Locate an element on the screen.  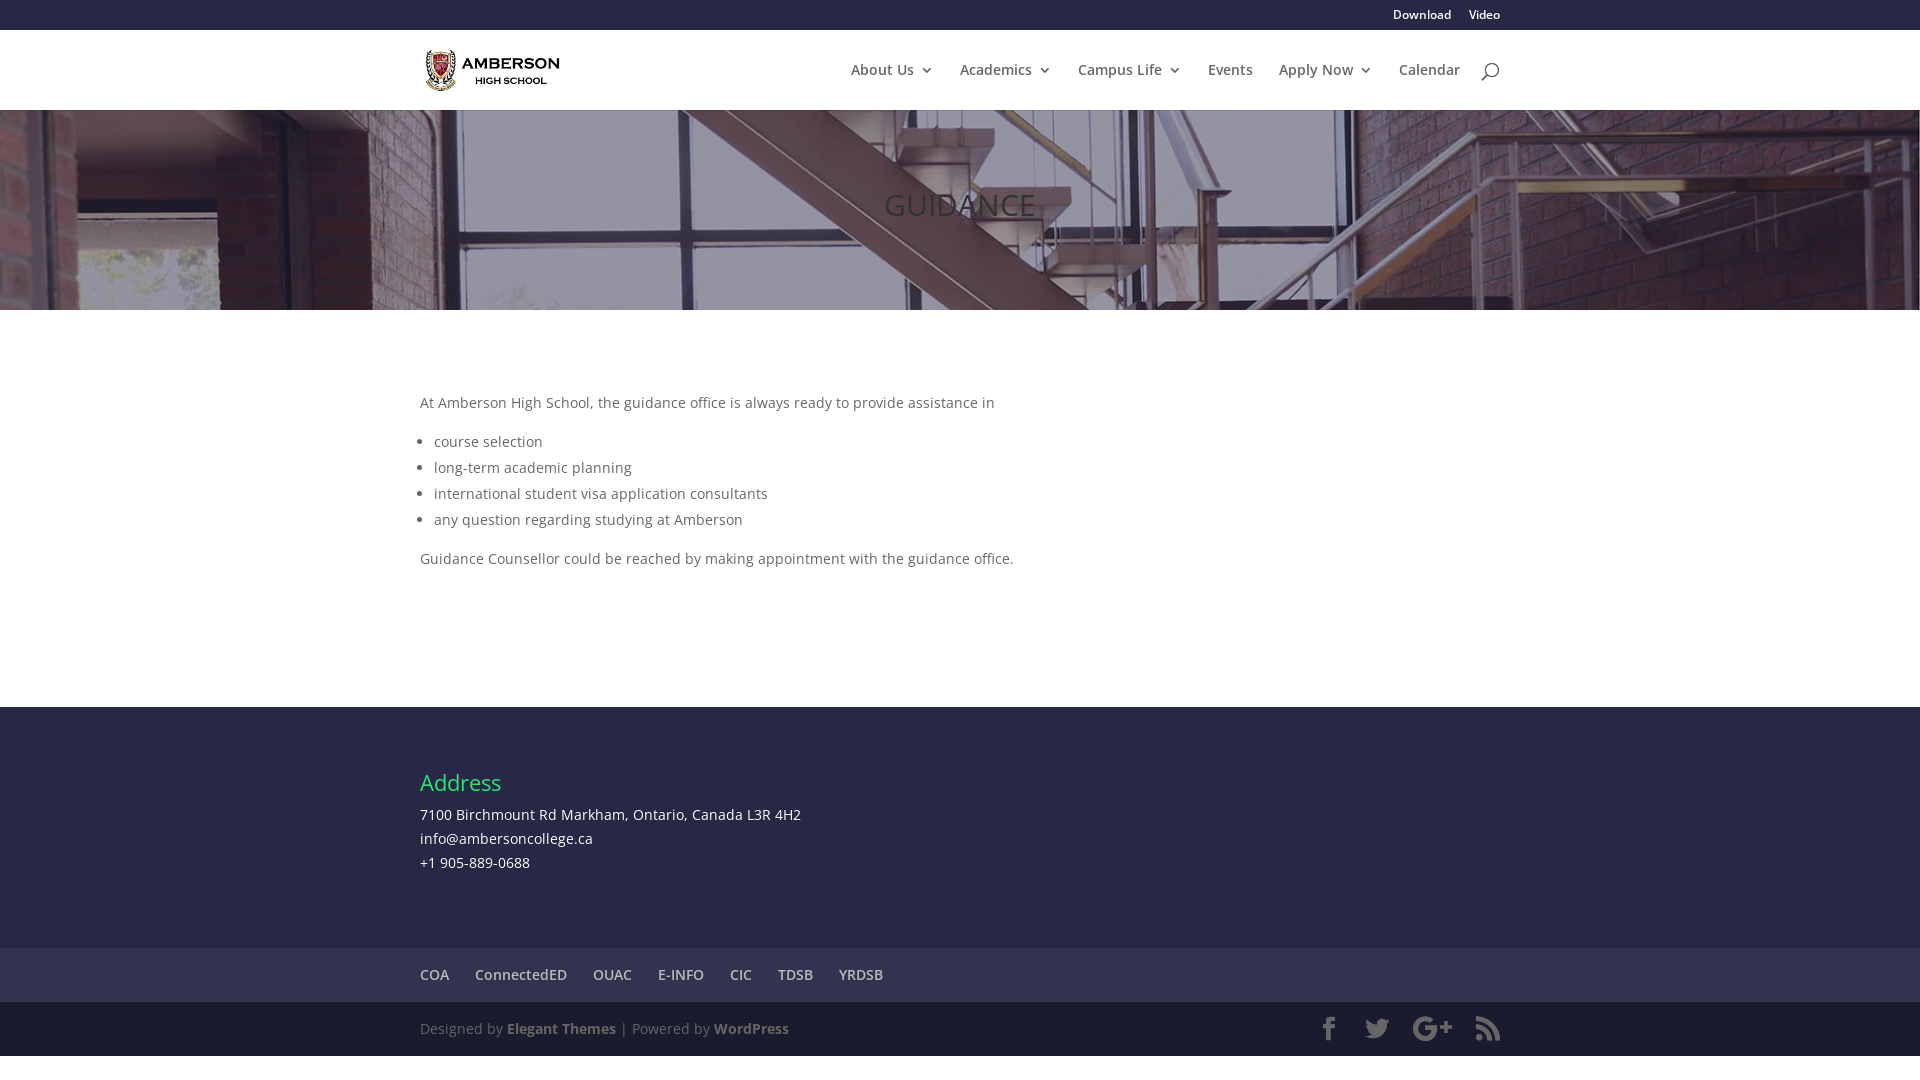
'Apply Now' is located at coordinates (1325, 85).